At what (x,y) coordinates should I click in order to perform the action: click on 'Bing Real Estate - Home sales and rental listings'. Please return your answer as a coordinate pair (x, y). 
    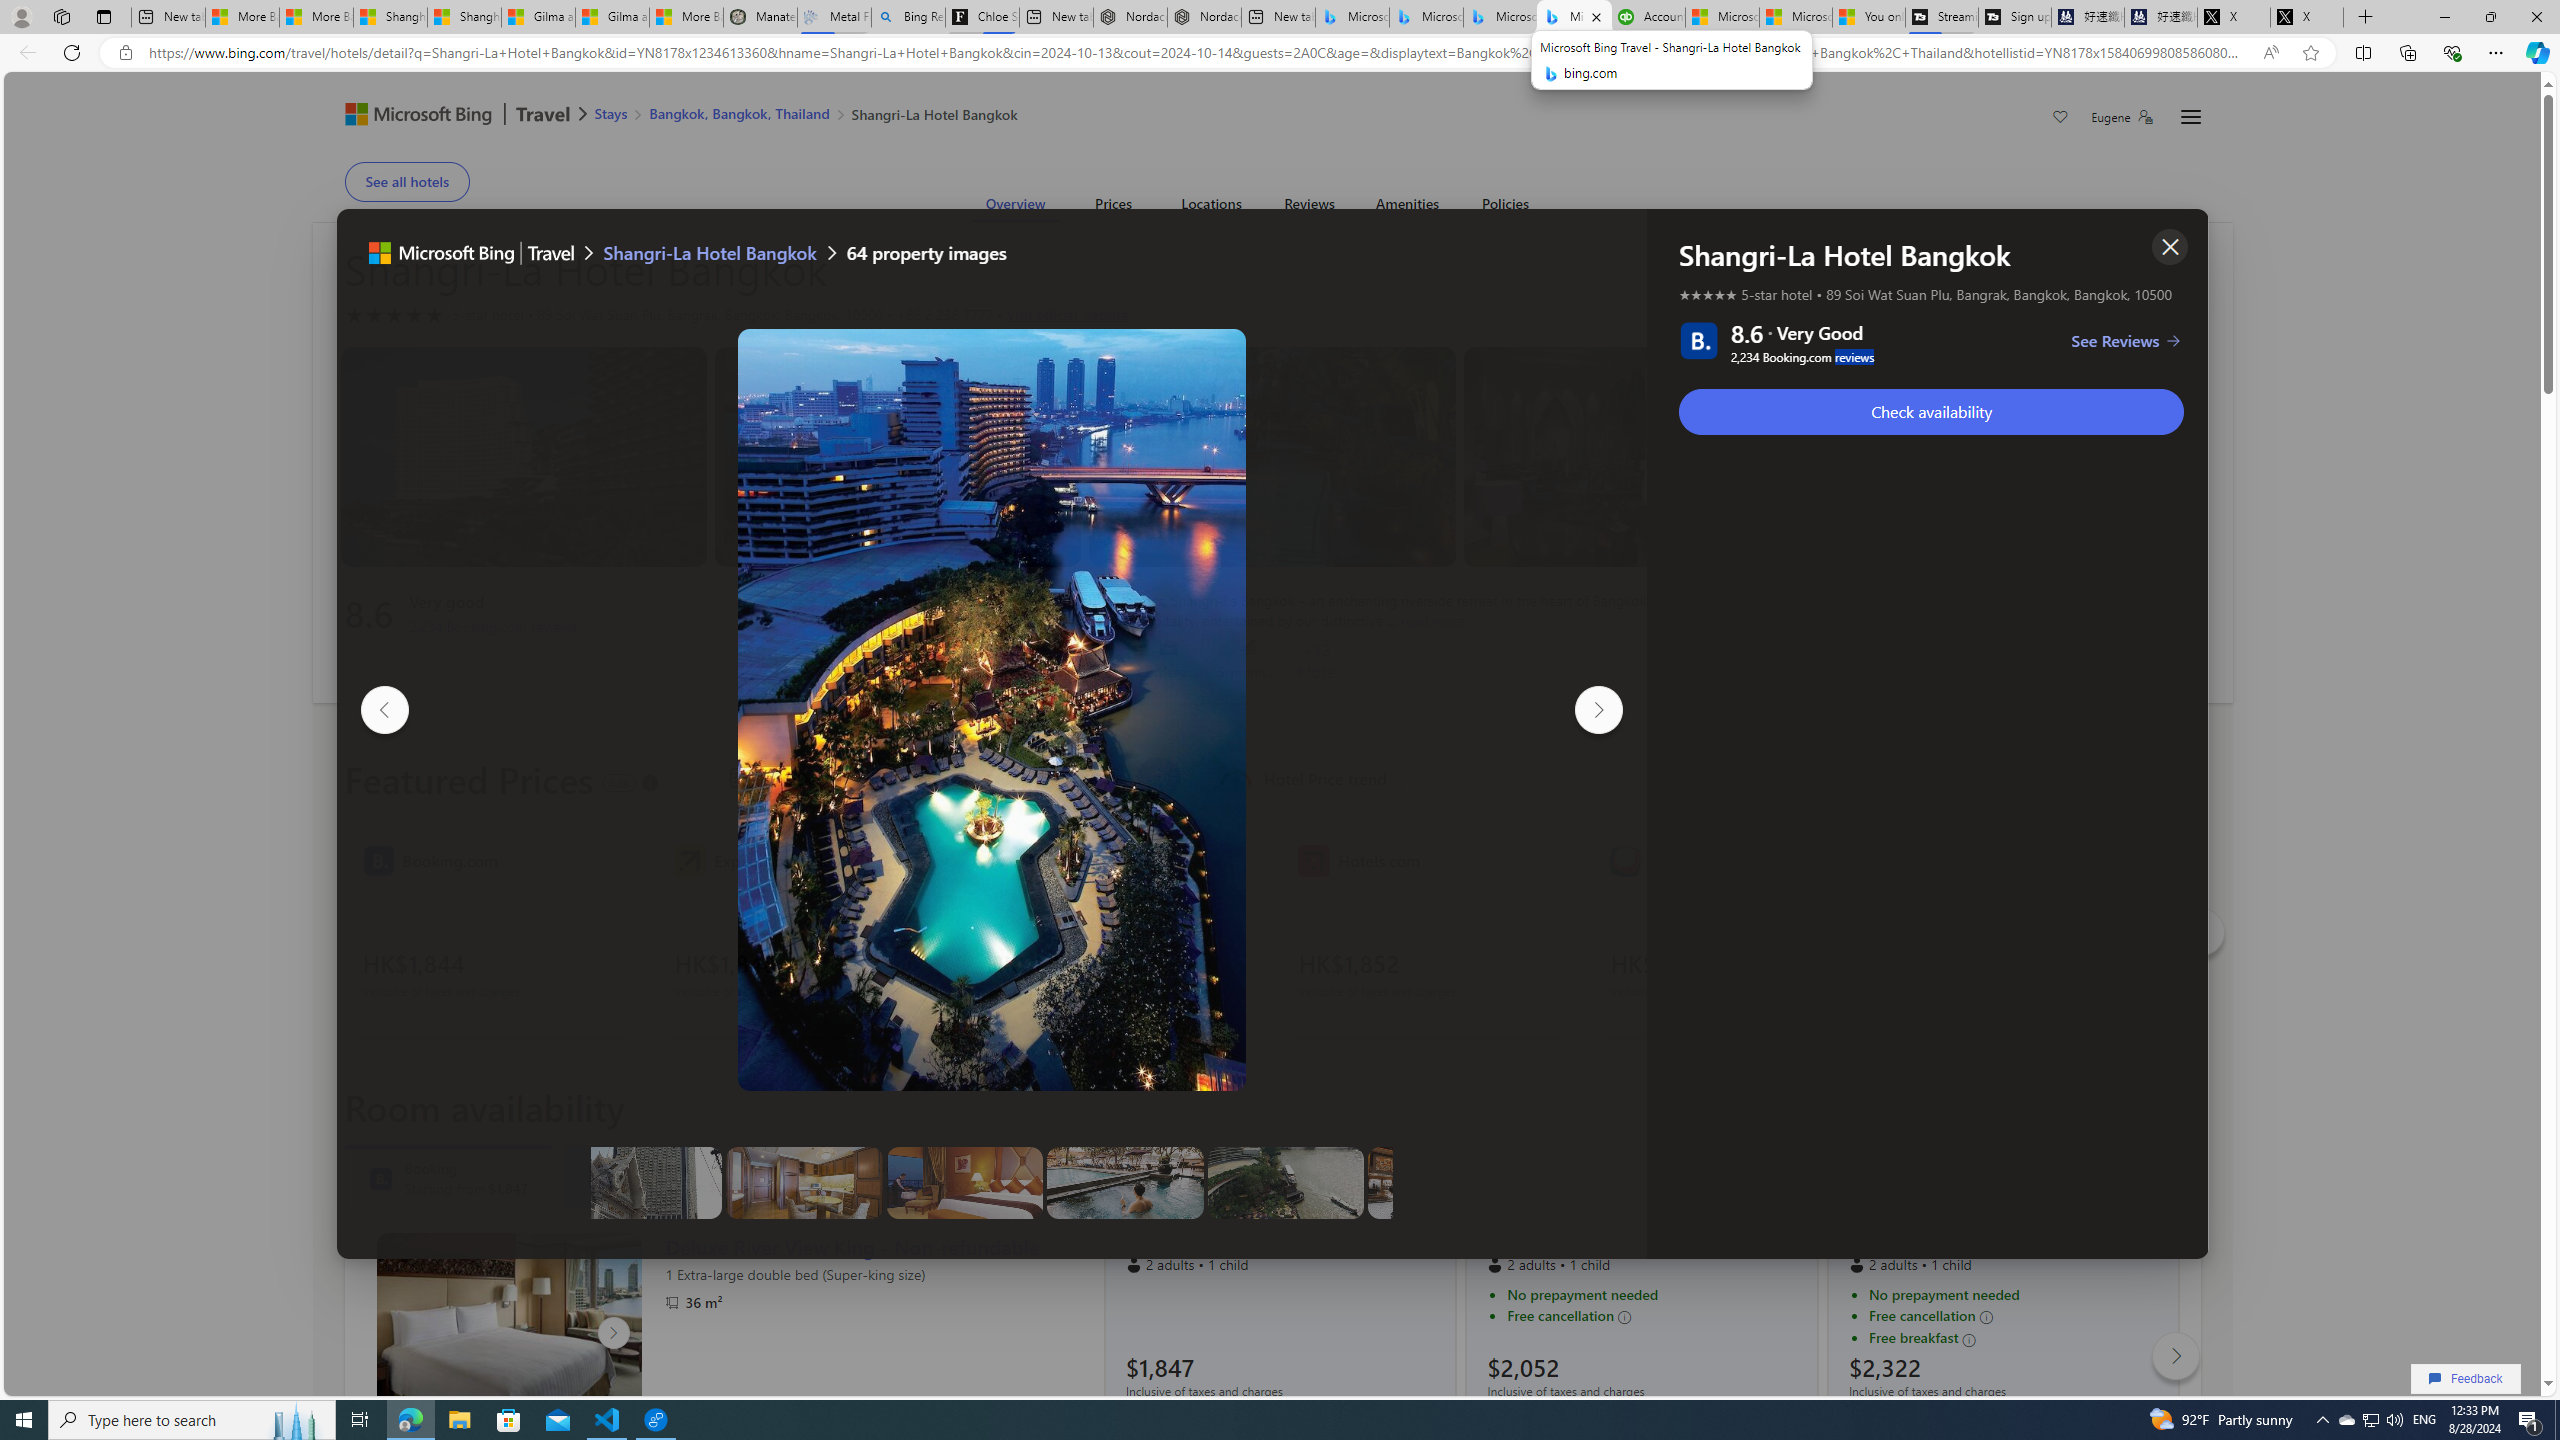
    Looking at the image, I should click on (908, 16).